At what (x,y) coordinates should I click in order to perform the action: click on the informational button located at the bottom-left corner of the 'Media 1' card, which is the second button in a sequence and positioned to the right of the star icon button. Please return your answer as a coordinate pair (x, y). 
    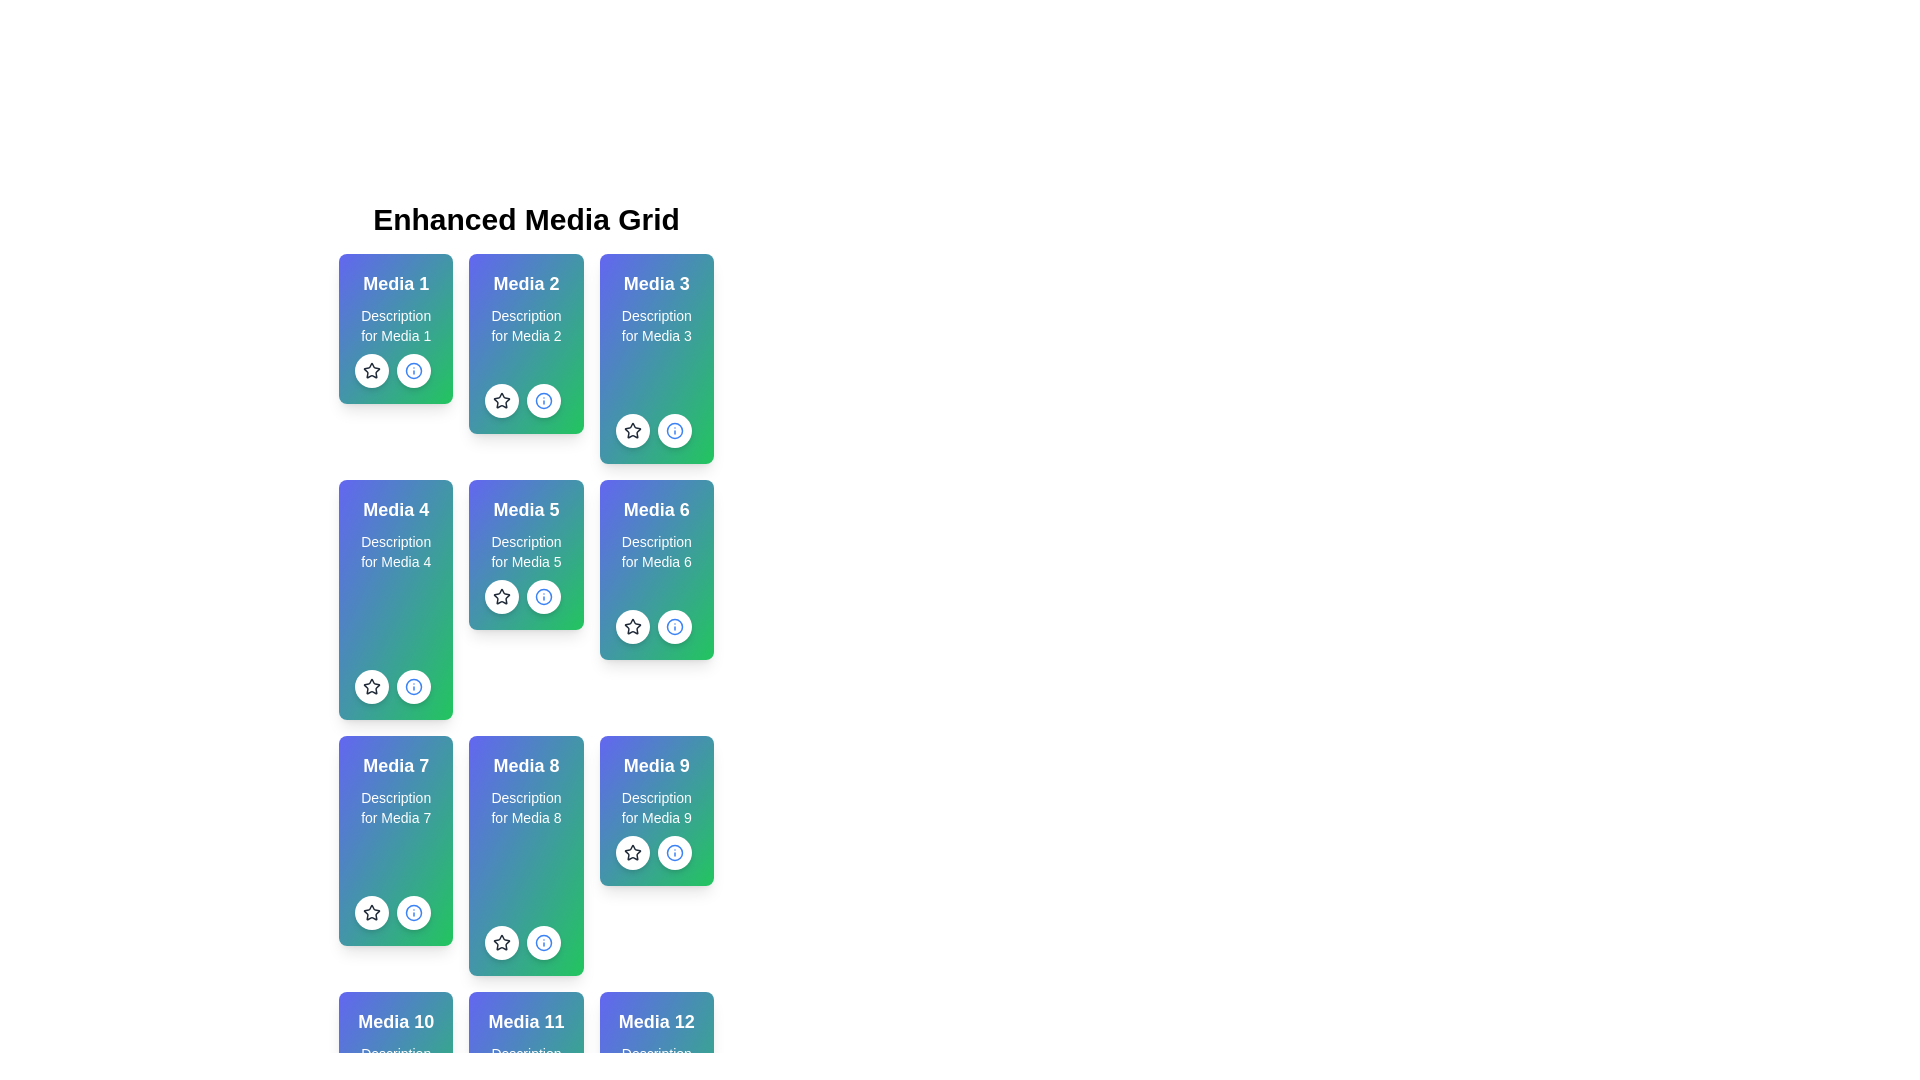
    Looking at the image, I should click on (412, 370).